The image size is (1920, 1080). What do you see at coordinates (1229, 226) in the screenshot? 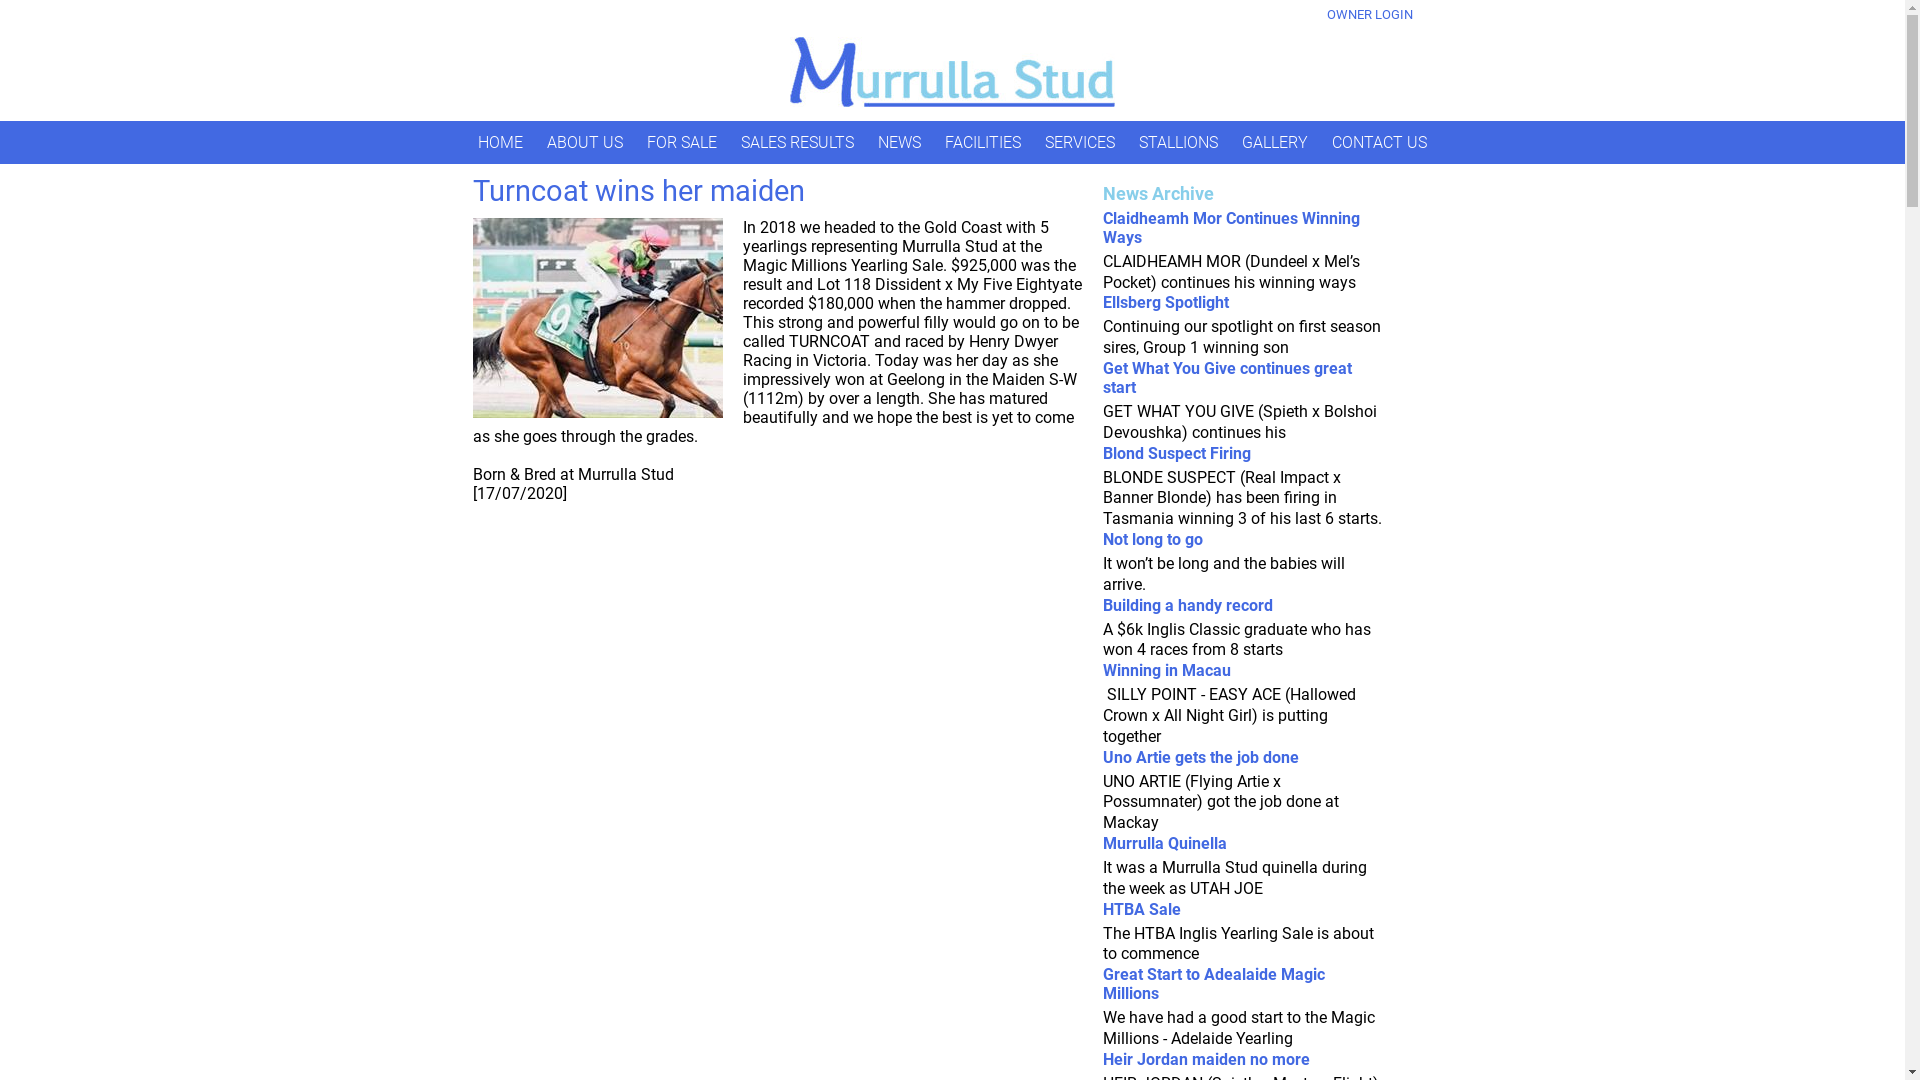
I see `'Claidheamh Mor Continues Winning Ways'` at bounding box center [1229, 226].